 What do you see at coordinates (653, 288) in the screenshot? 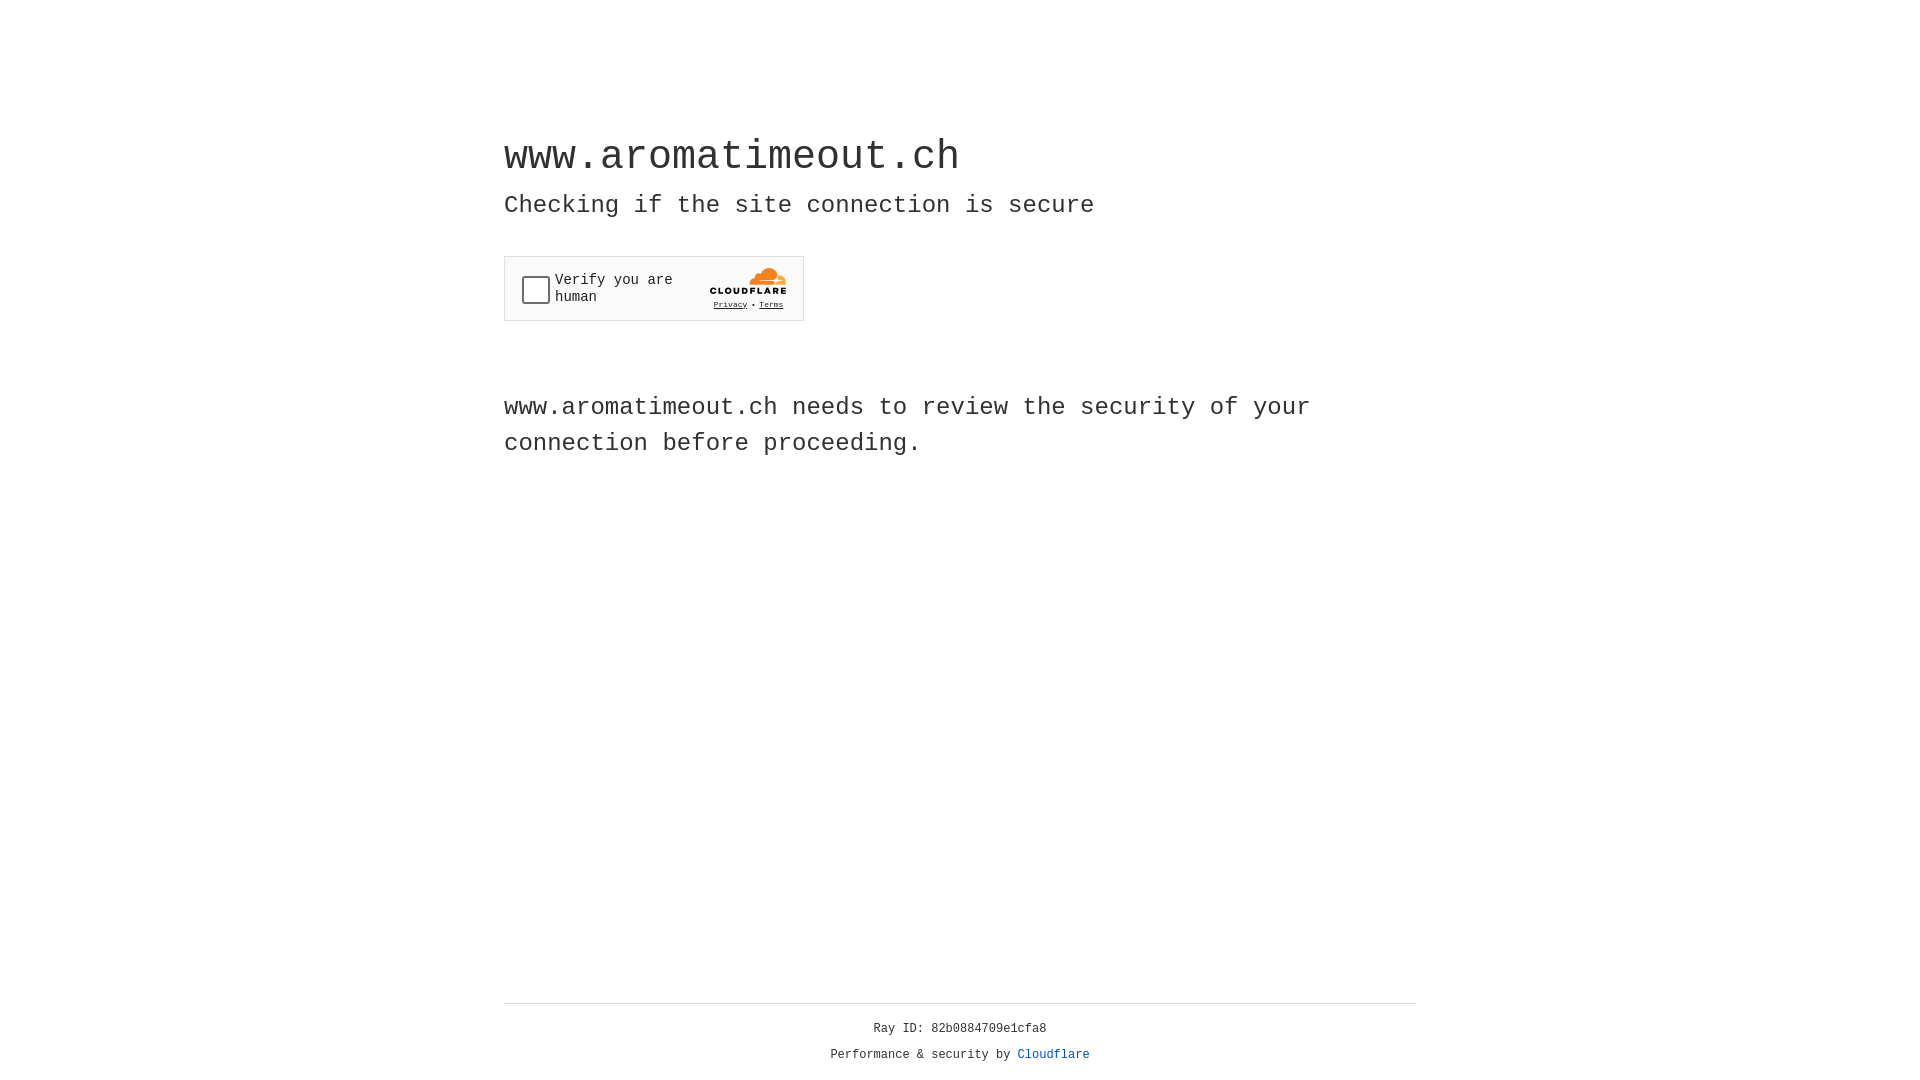
I see `'Widget containing a Cloudflare security challenge'` at bounding box center [653, 288].